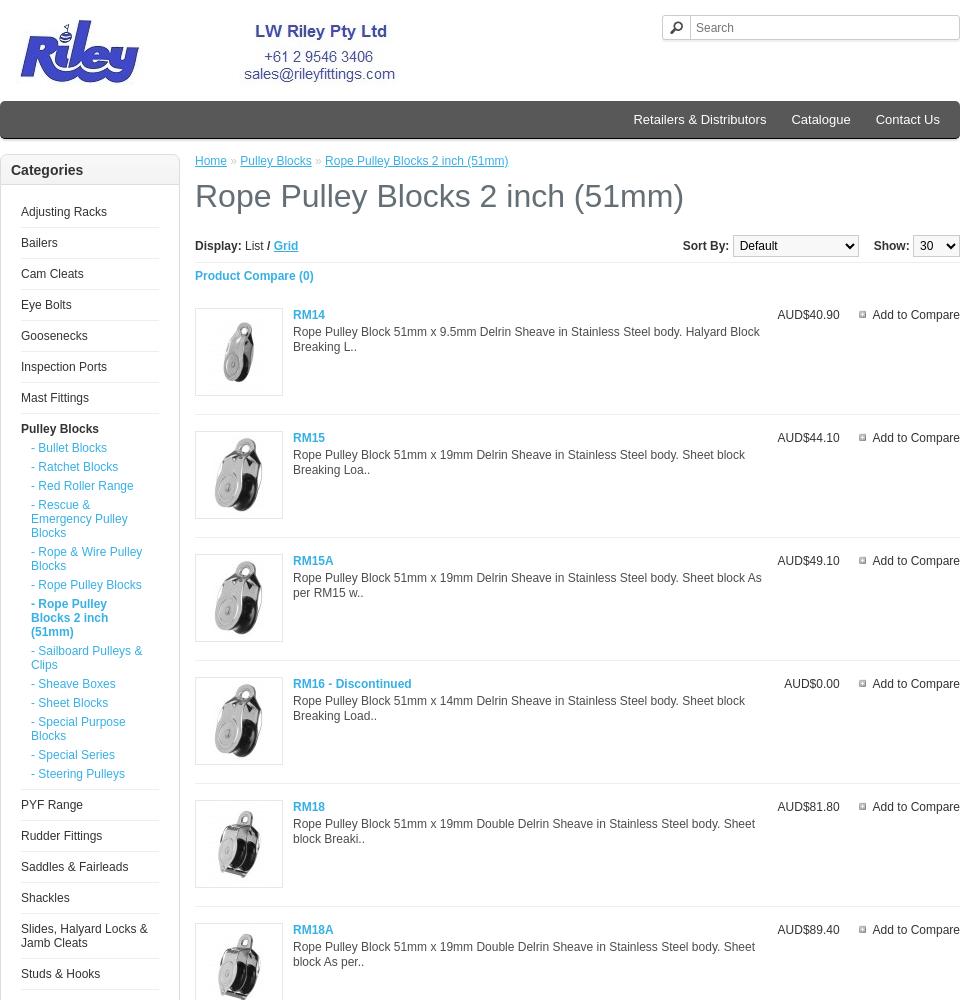 This screenshot has width=960, height=1000. I want to click on 'Home', so click(211, 161).